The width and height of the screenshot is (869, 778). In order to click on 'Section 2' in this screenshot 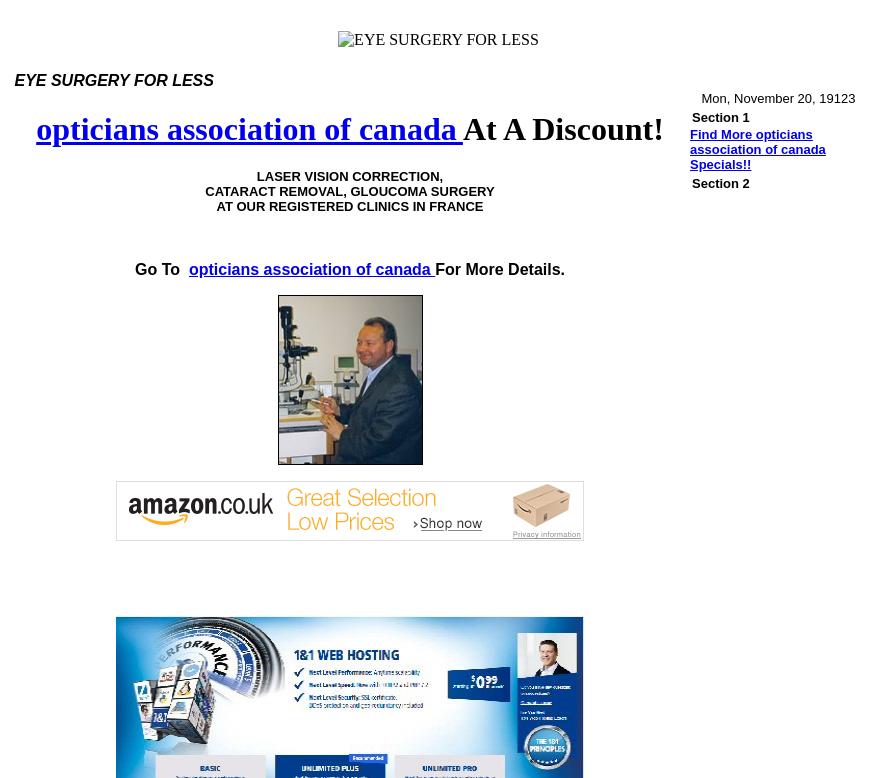, I will do `click(720, 183)`.